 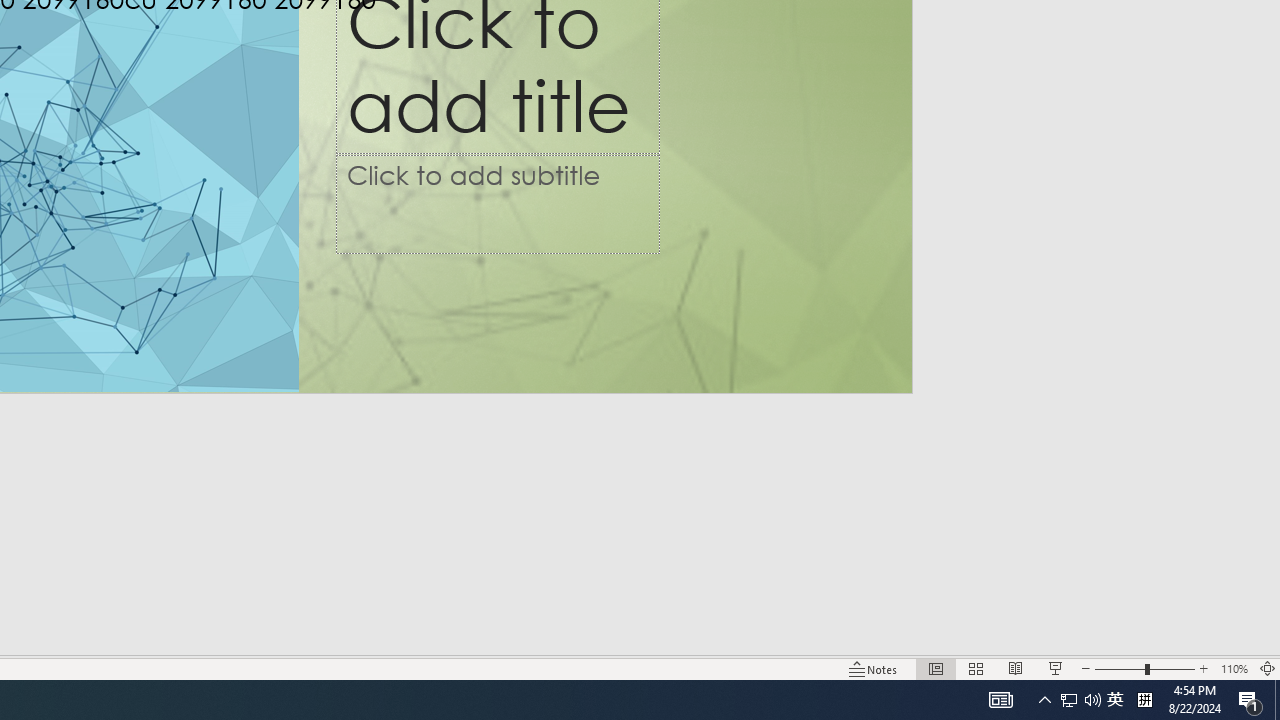 I want to click on 'Q2790: 100%', so click(x=1092, y=698).